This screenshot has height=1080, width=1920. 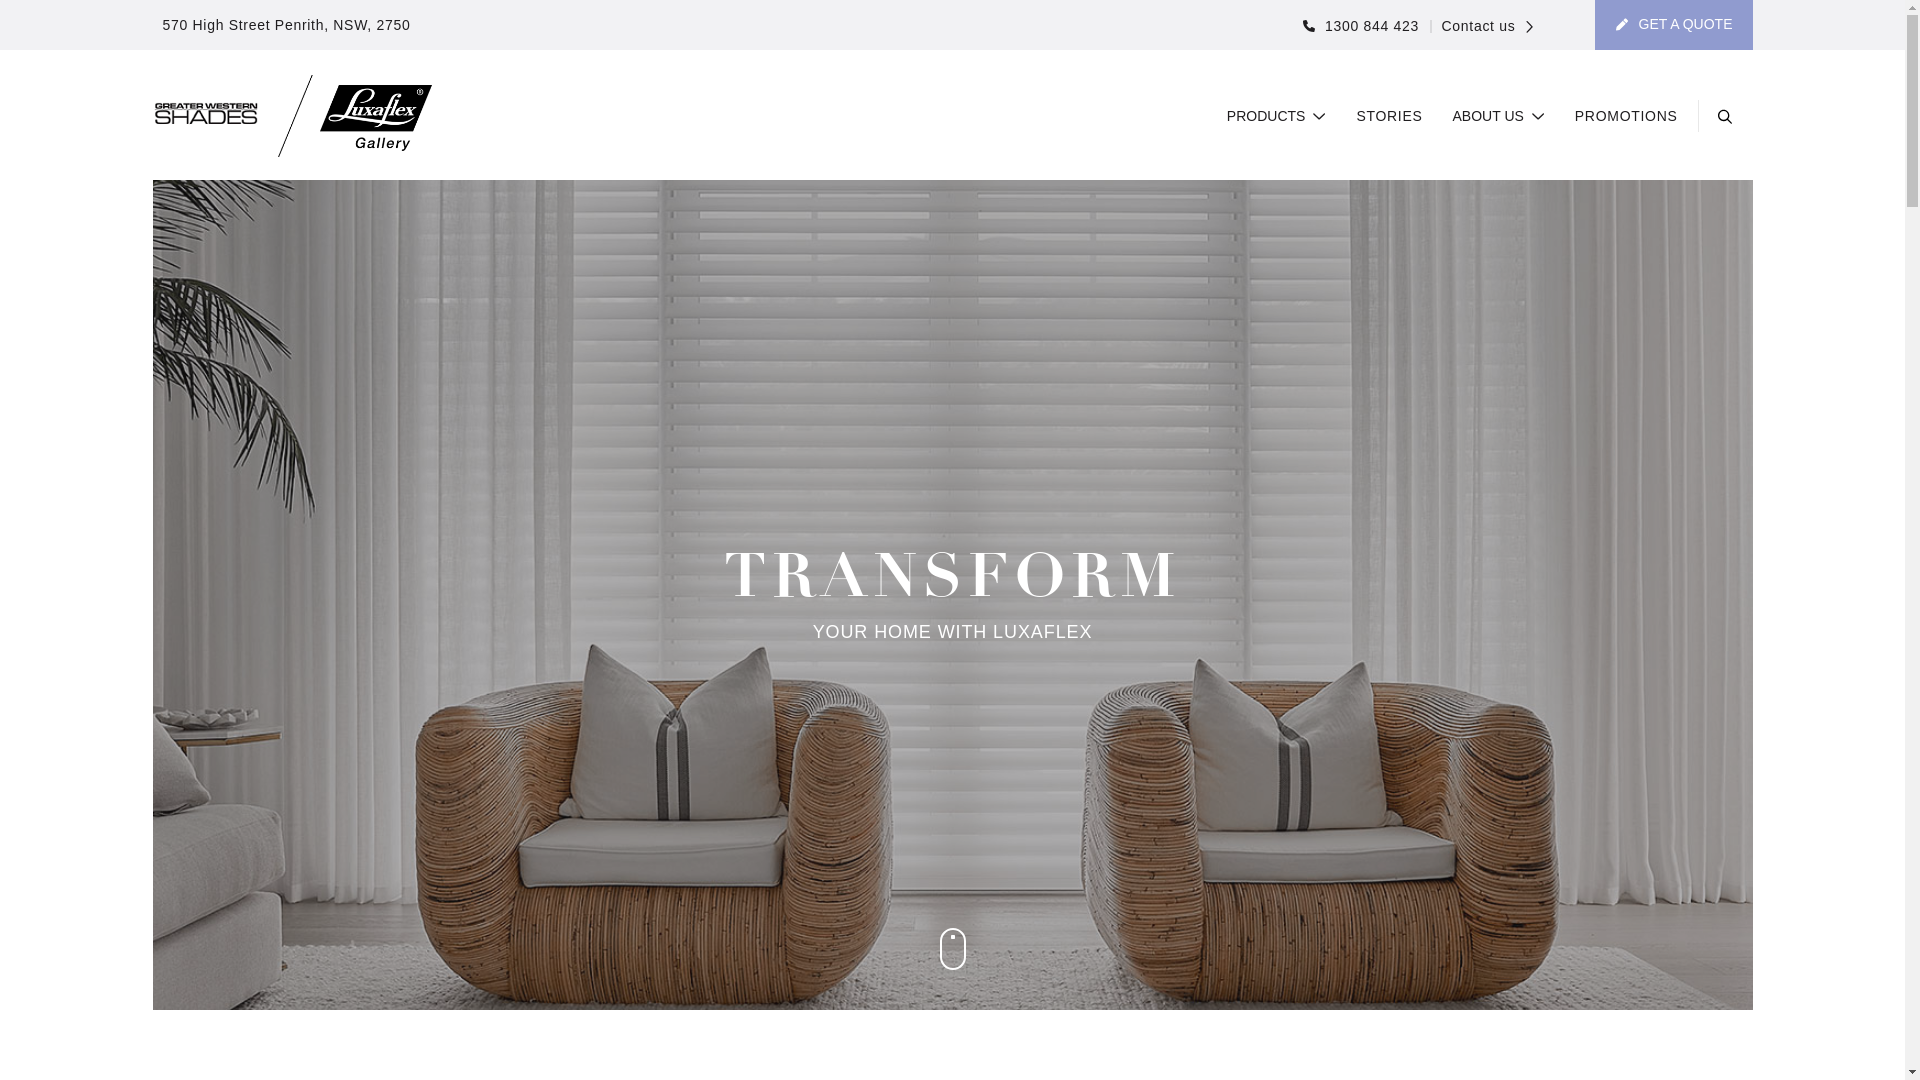 What do you see at coordinates (952, 947) in the screenshot?
I see `'Scroll to content'` at bounding box center [952, 947].